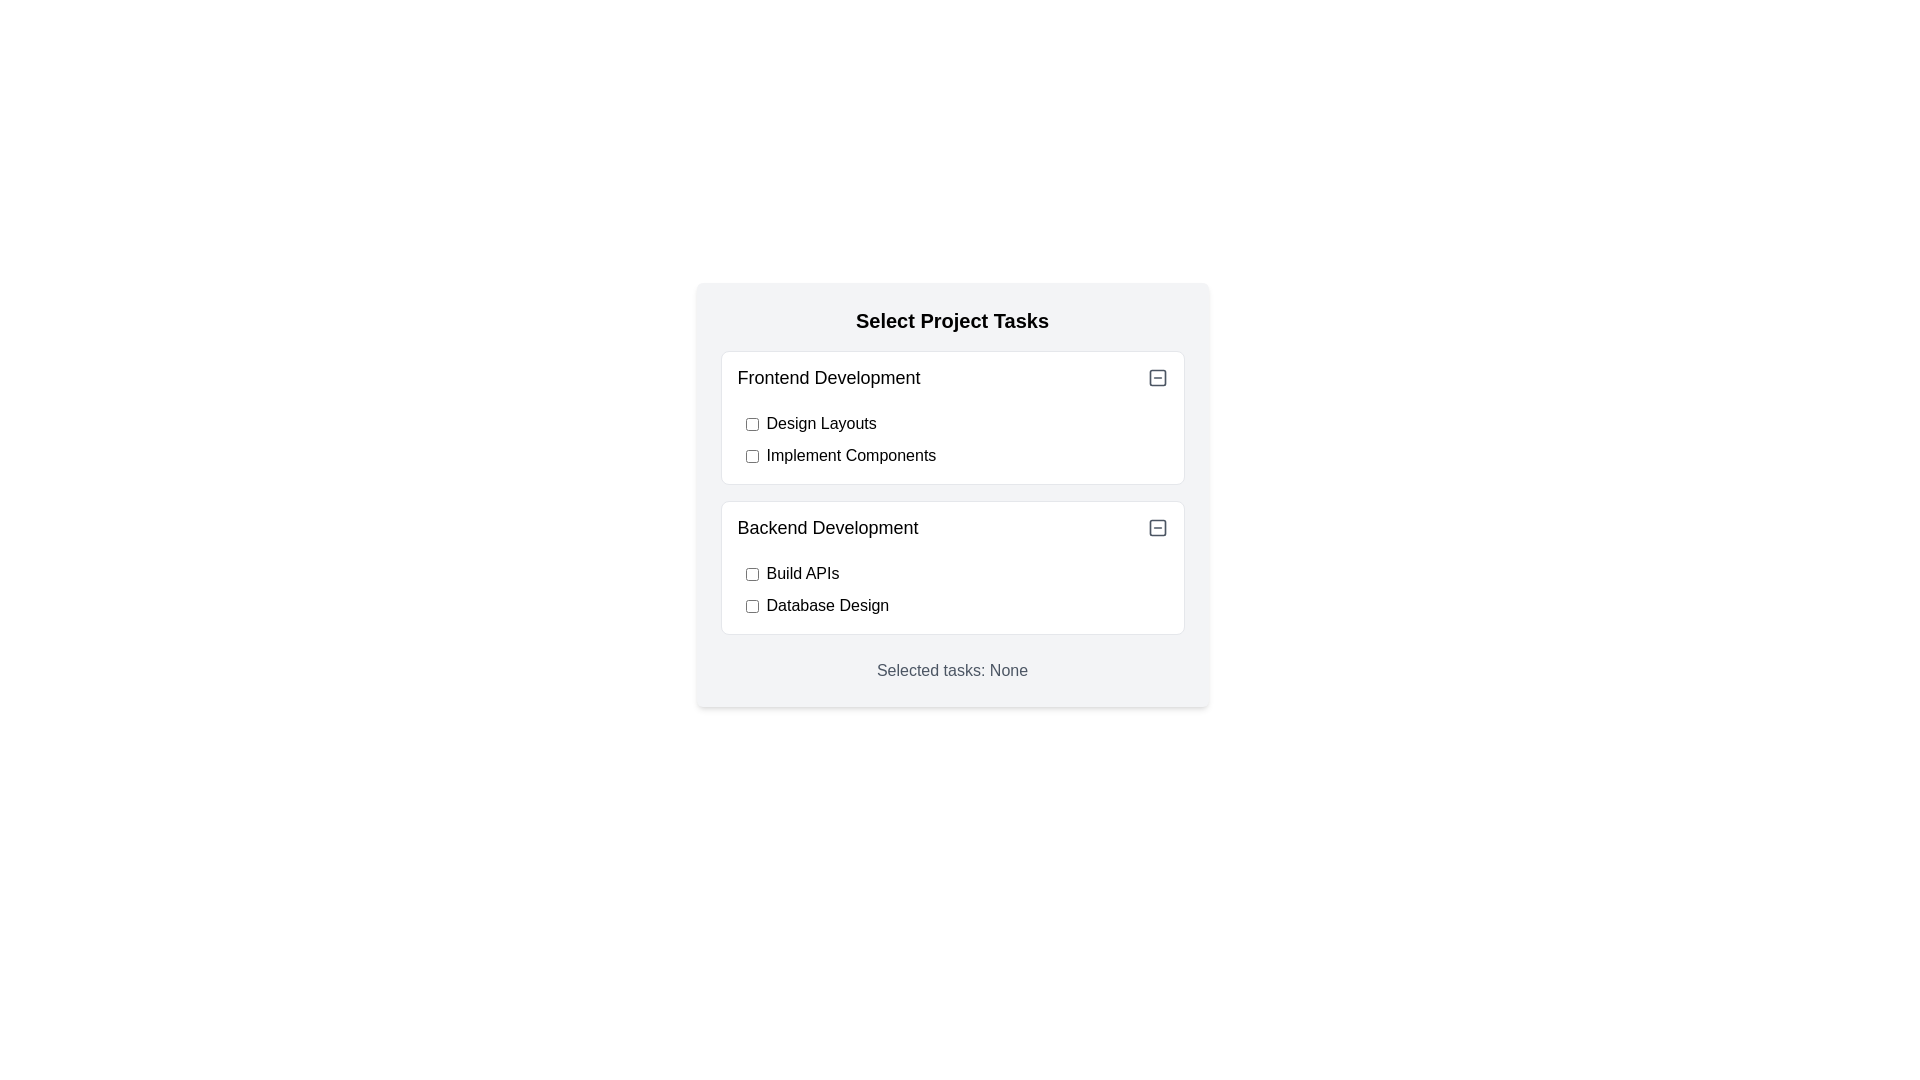 This screenshot has height=1080, width=1920. I want to click on the checkbox located next to the label 'Design Layouts' in the 'Frontend Development' section, so click(751, 423).